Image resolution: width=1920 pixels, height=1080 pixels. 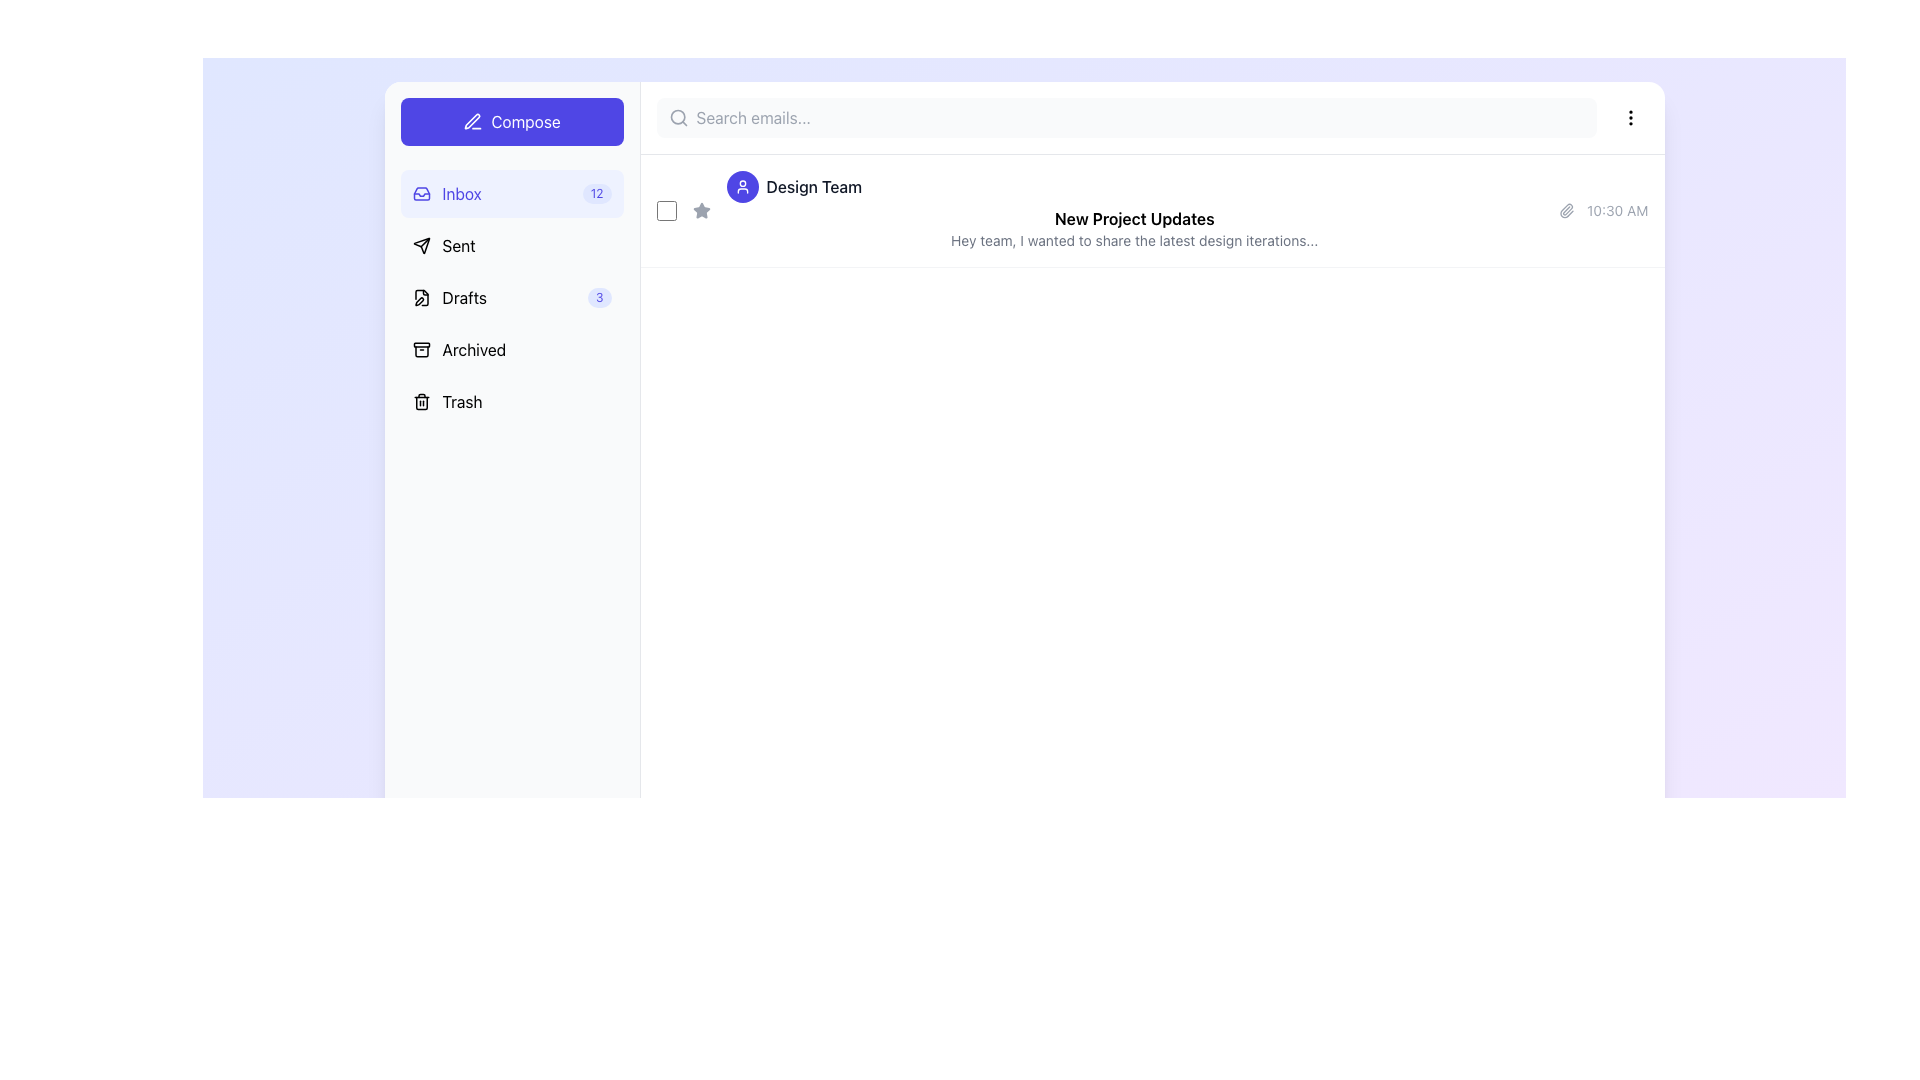 I want to click on displayed time from the text label showing '10:30 AM' in gray font located in the top-right section of the email list view, so click(x=1617, y=211).